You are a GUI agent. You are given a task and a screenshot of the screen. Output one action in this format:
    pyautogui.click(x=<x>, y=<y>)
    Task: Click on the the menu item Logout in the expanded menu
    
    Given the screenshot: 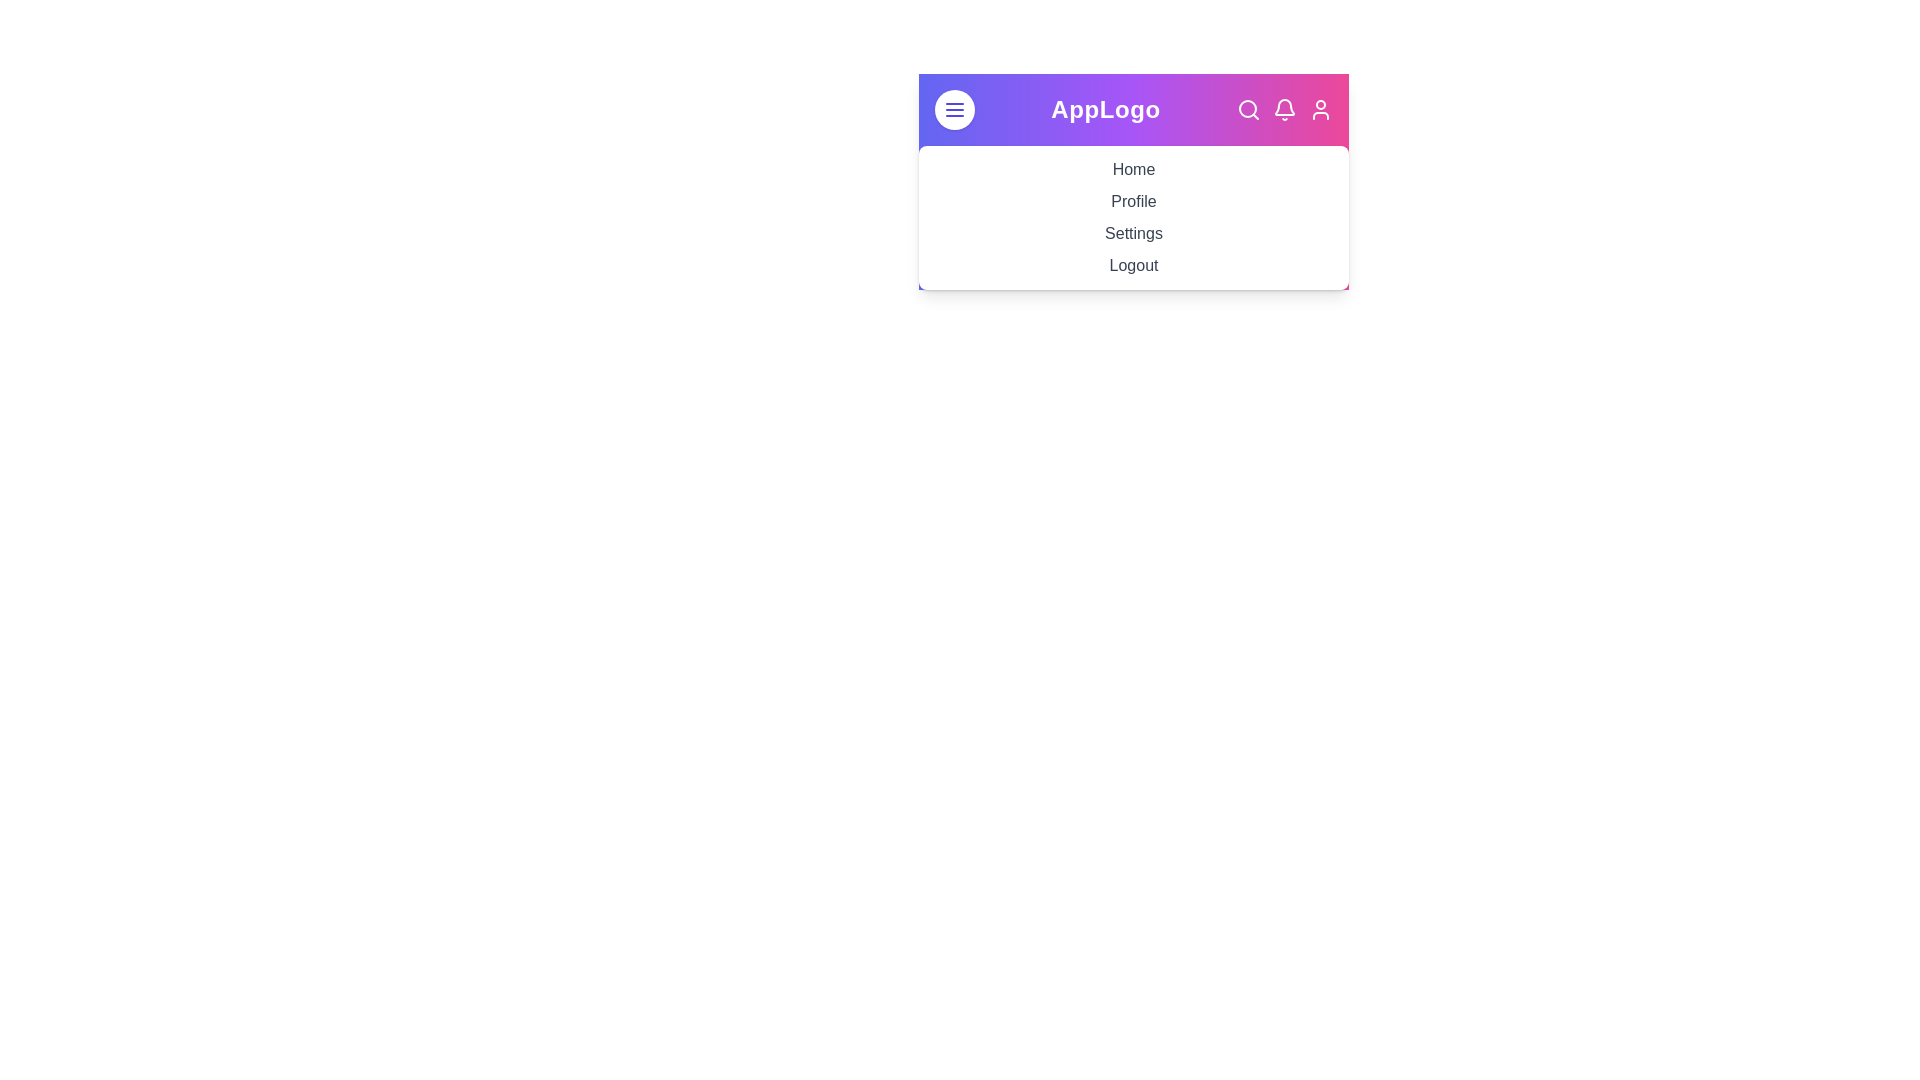 What is the action you would take?
    pyautogui.click(x=1133, y=264)
    